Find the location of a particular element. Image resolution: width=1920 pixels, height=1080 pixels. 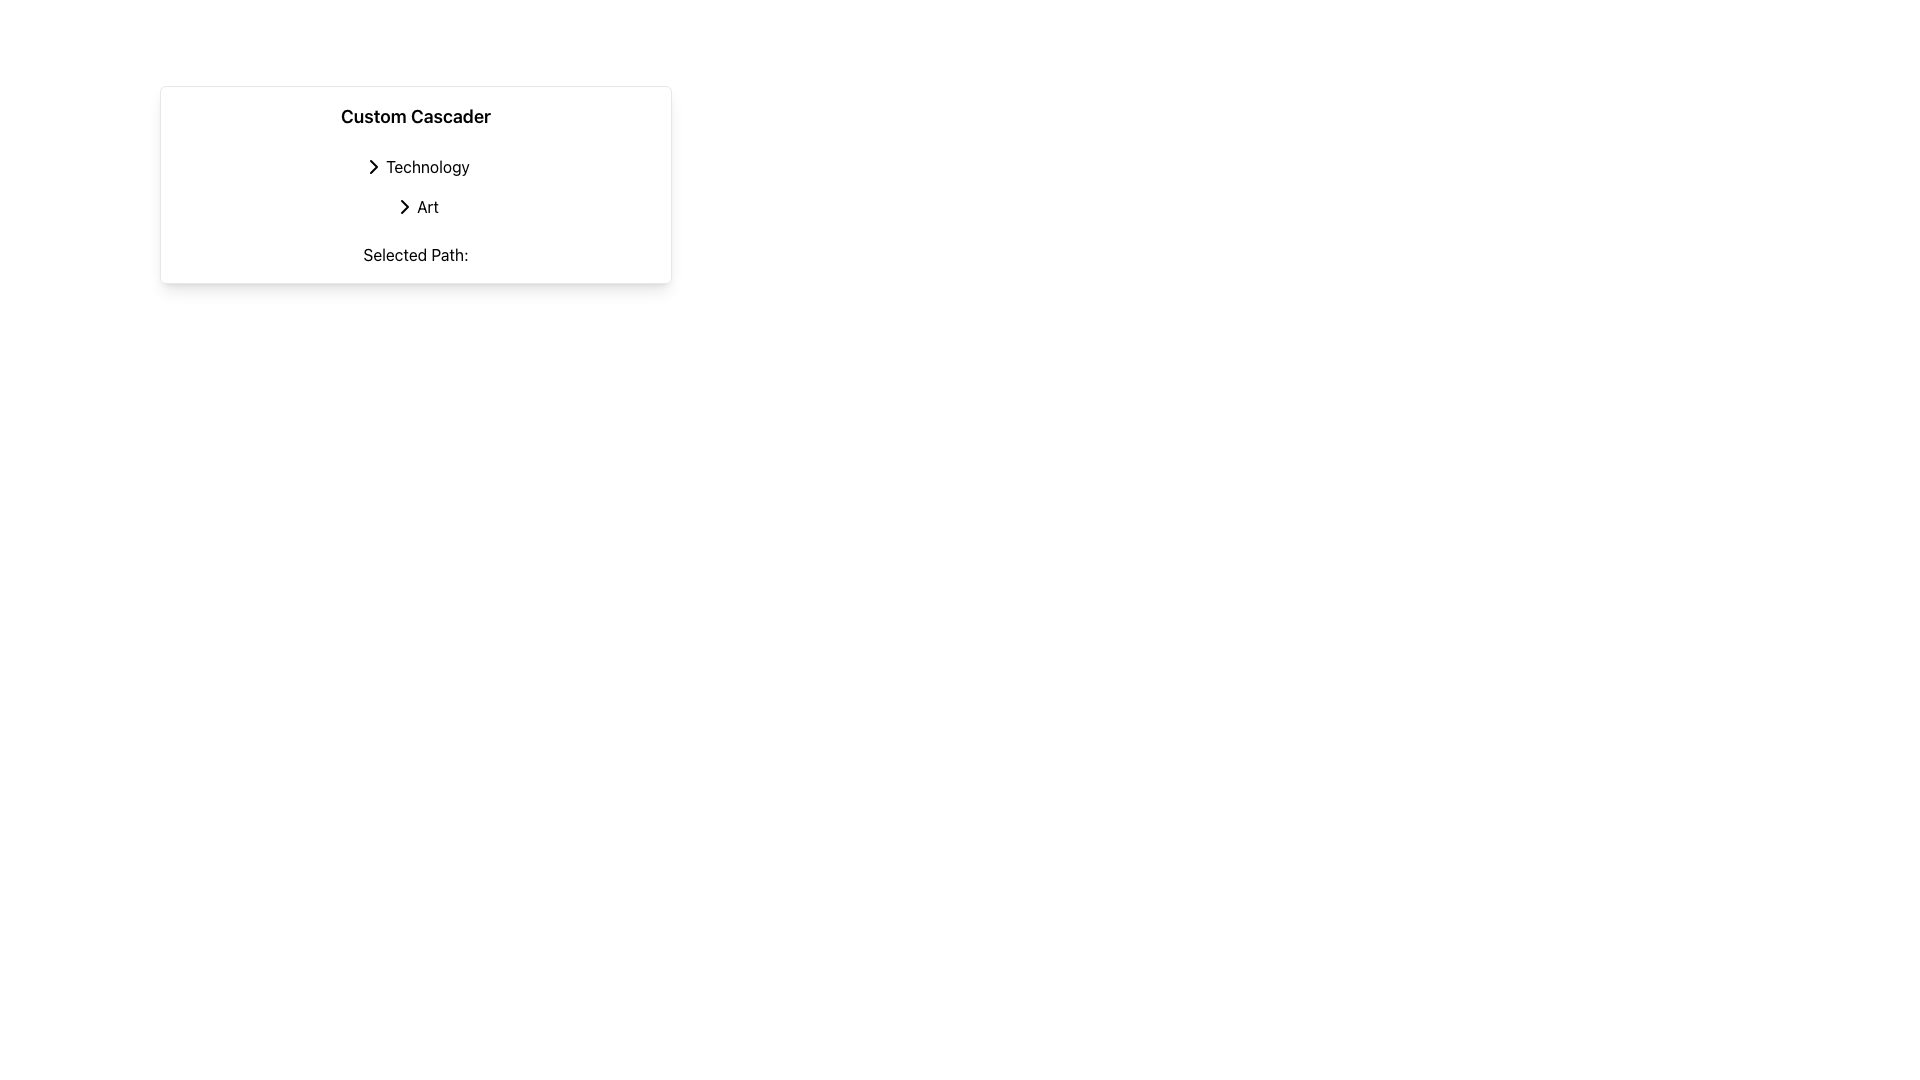

the first selectable text option in the 'Custom Cascader' menu is located at coordinates (426, 165).